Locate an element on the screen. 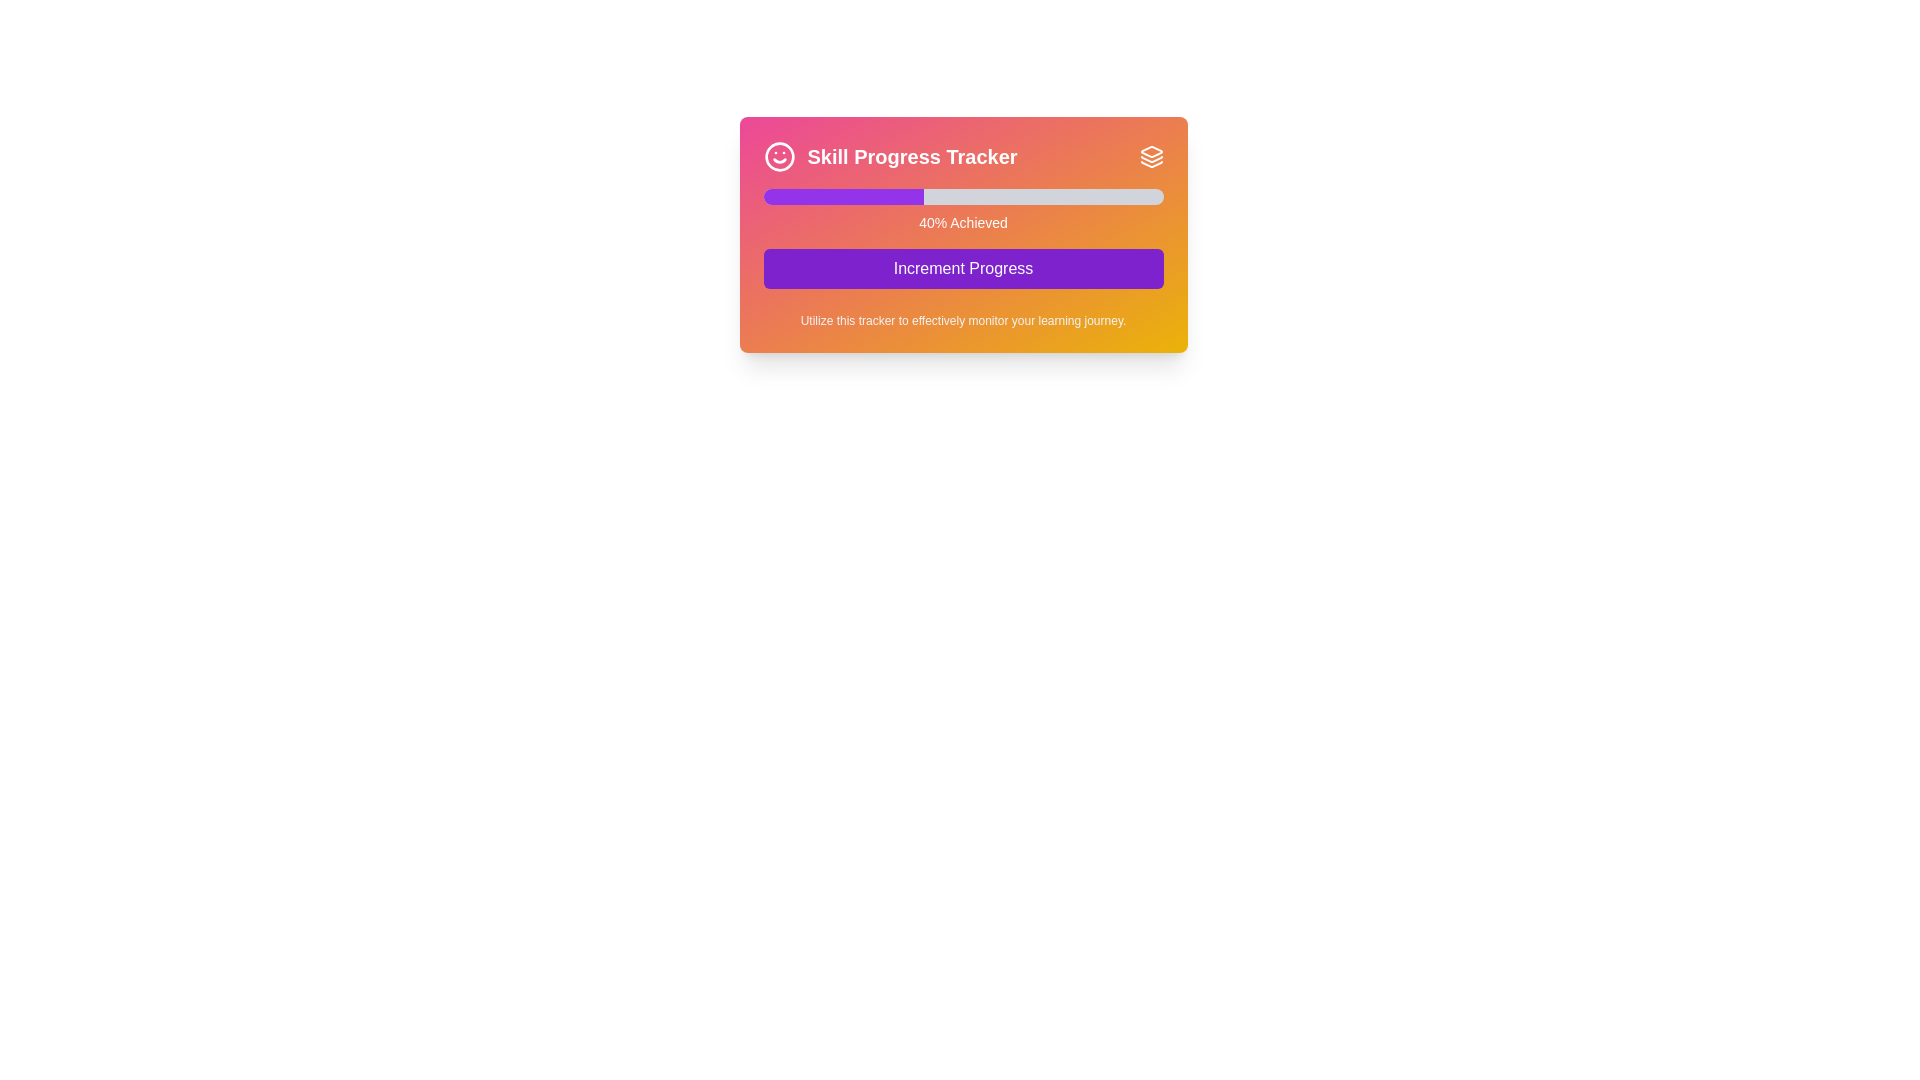 Image resolution: width=1920 pixels, height=1080 pixels. the Circle (SVG Element) that forms the outer boundary of the smiley face icon in the top left corner of the 'Skill Progress Tracker' card is located at coordinates (778, 156).